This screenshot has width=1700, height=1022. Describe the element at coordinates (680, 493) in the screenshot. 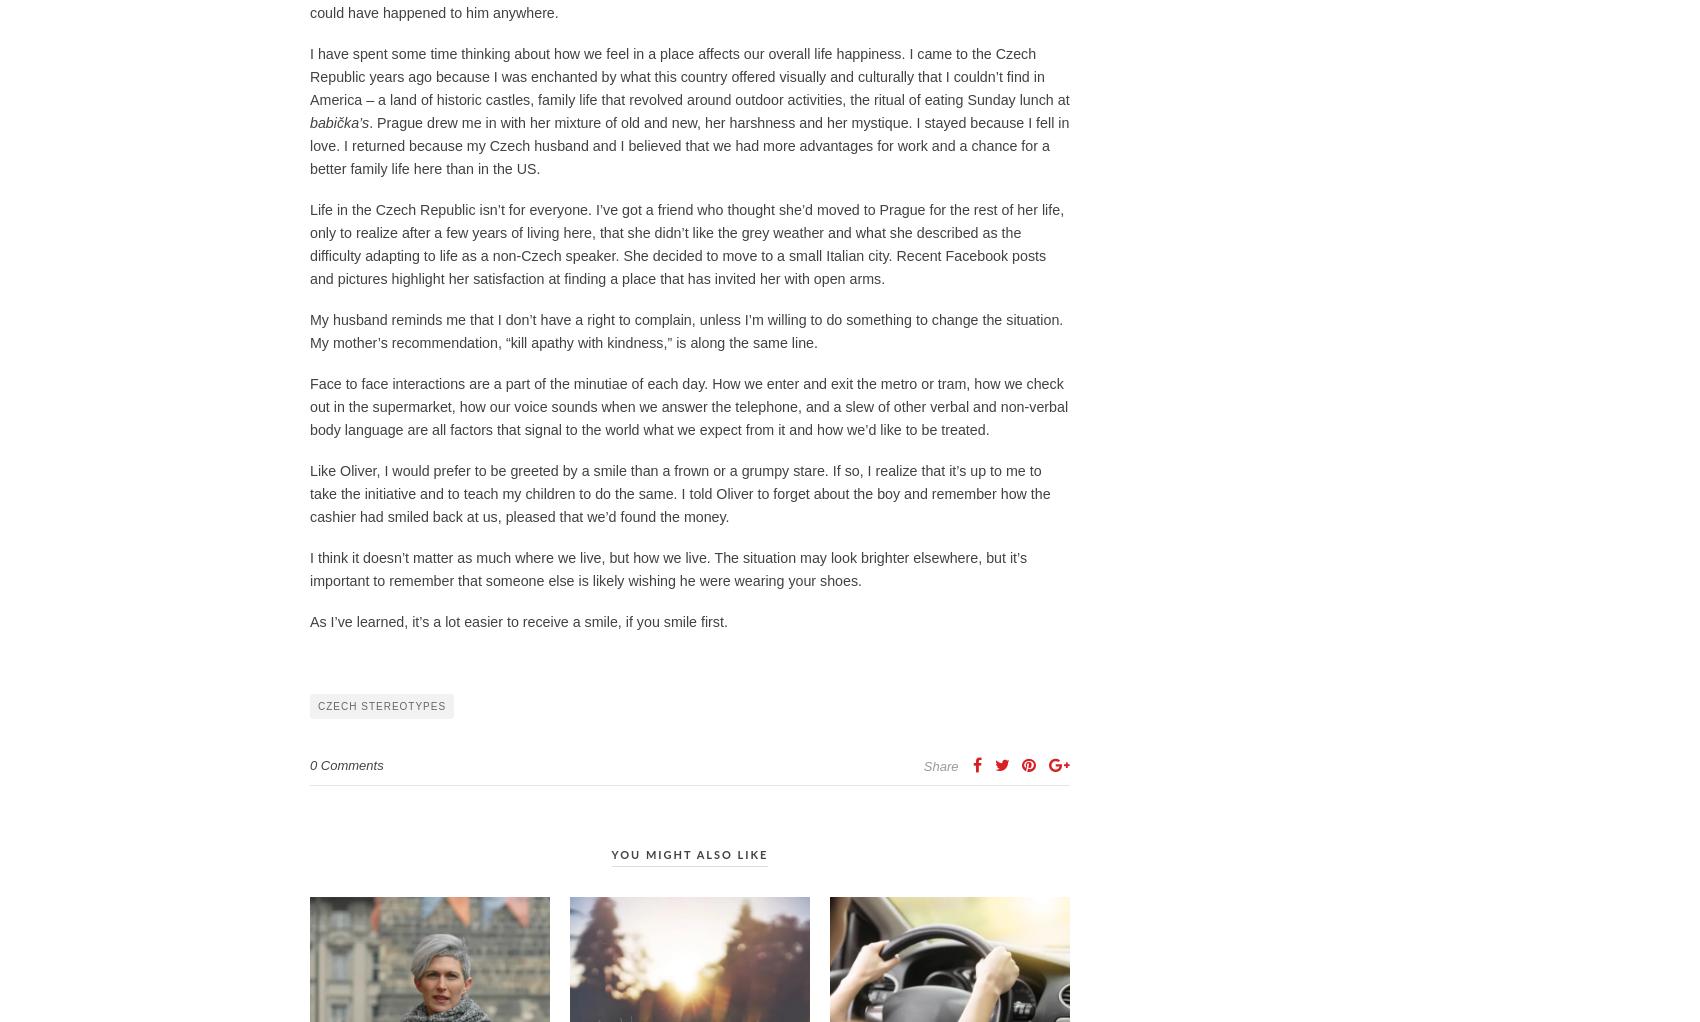

I see `'Like Oliver, I would prefer to be greeted by a smile than a frown or a grumpy stare. If so, I realize that it’s up to me to take the initiative and to teach my children to do the same. I told Oliver to forget about the boy and remember how the cashier had smiled back at us, pleased that we’d found the money.'` at that location.